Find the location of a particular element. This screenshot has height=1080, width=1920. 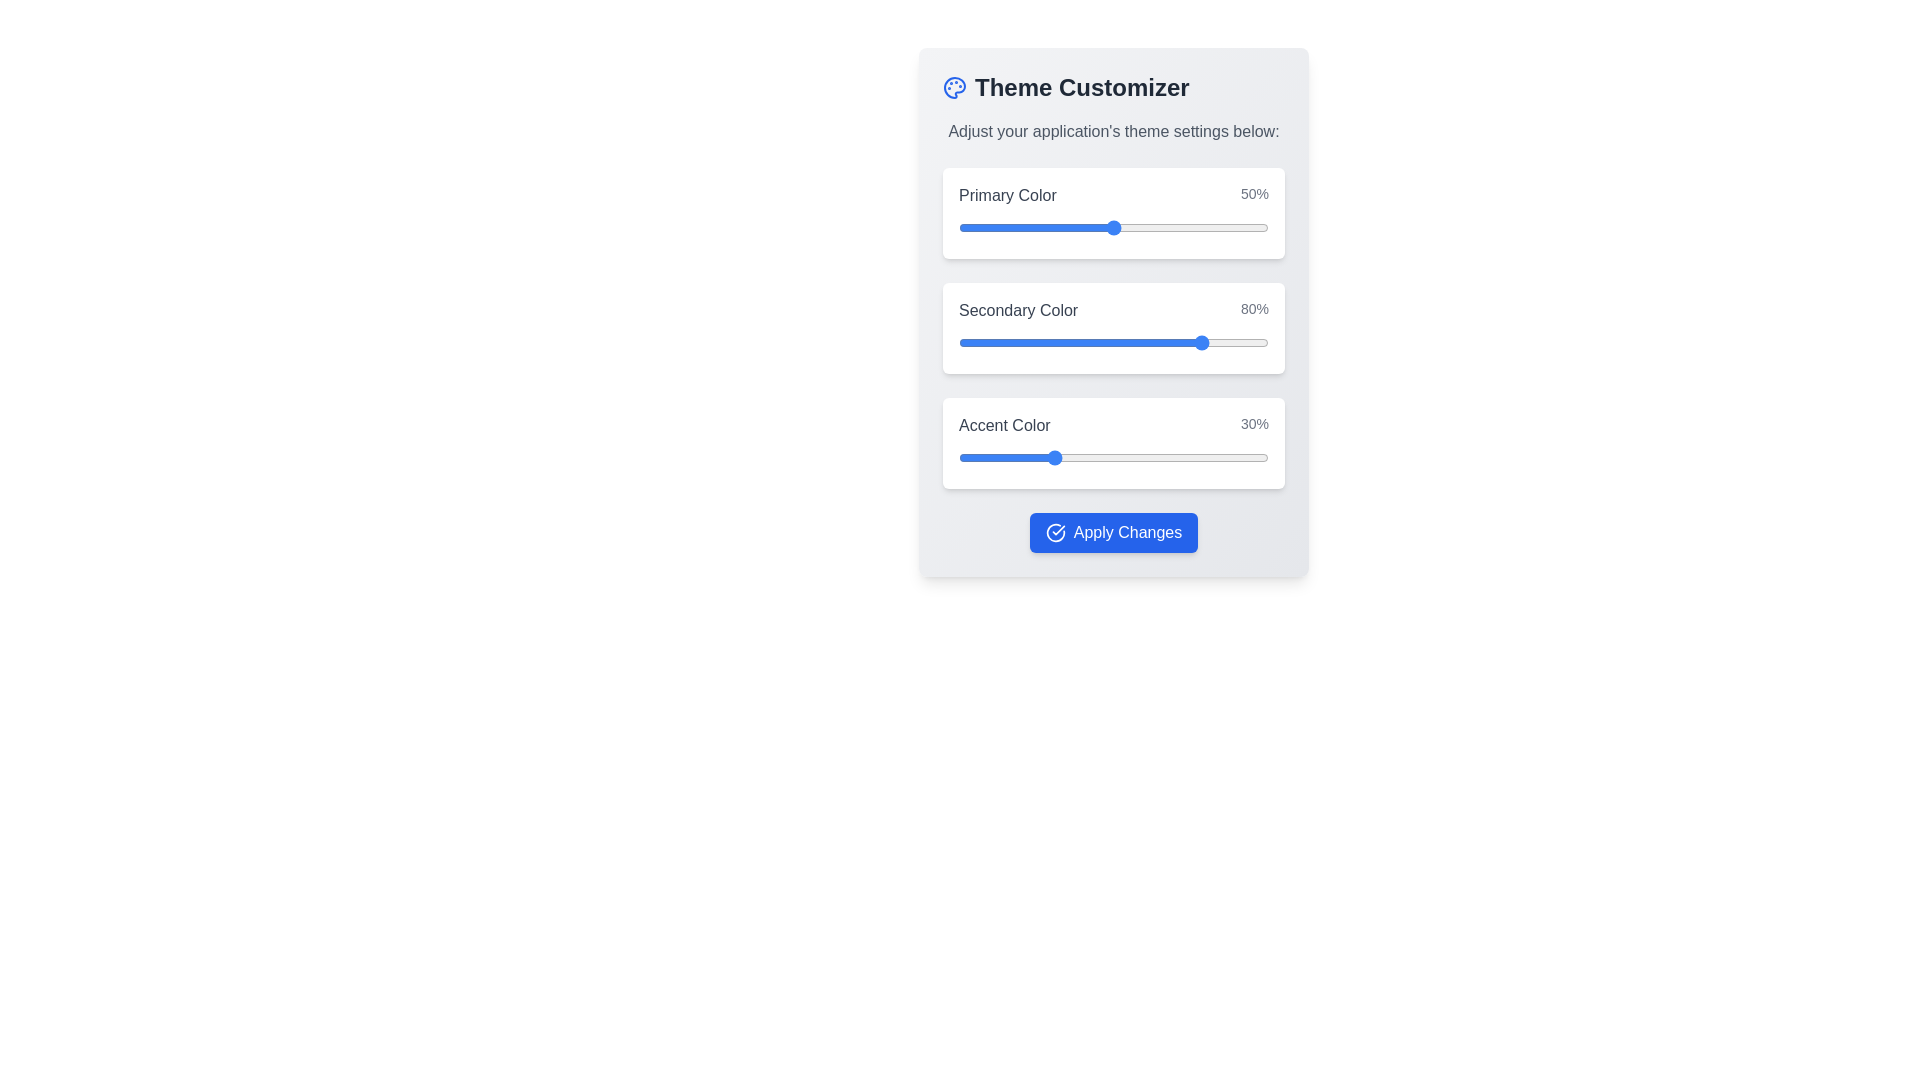

the accent color percentage is located at coordinates (1085, 458).